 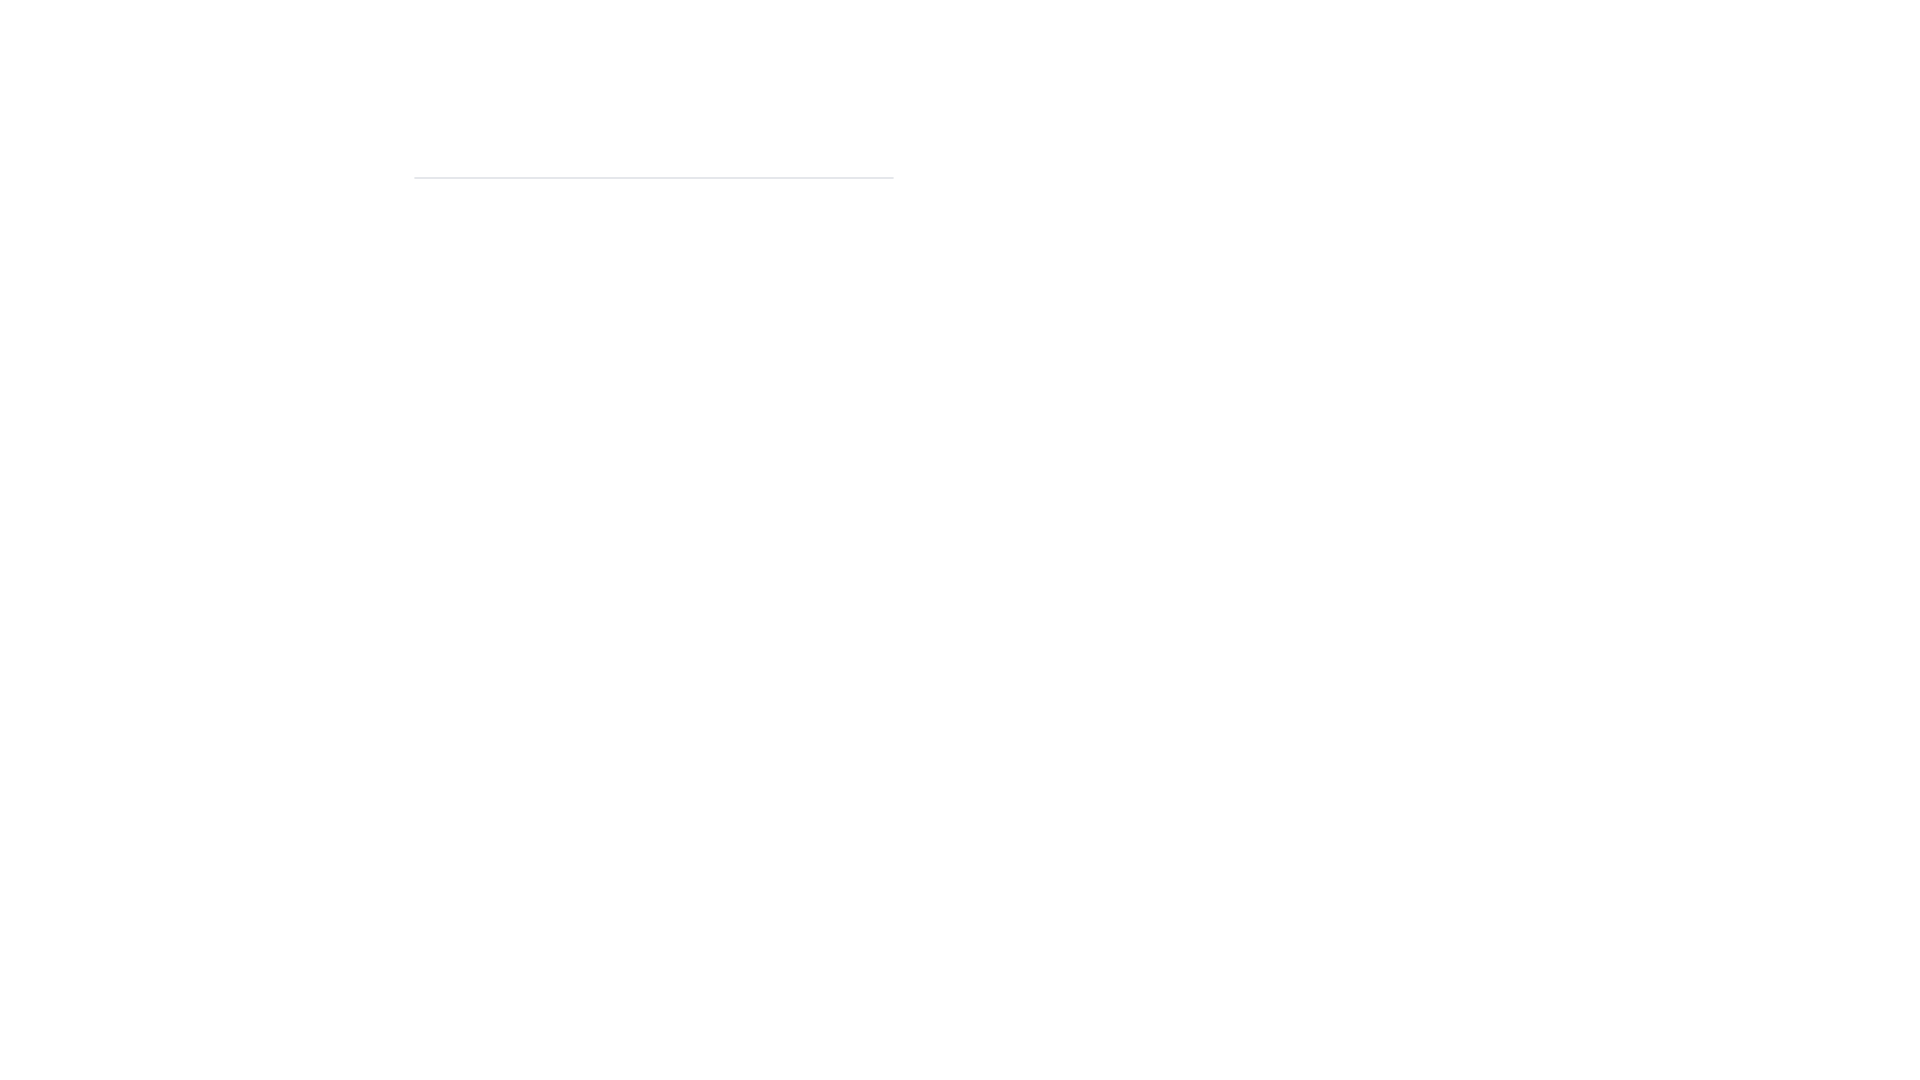 I want to click on the circular button with a gray background and a left-facing chevron icon by tabbing to it, so click(x=441, y=176).